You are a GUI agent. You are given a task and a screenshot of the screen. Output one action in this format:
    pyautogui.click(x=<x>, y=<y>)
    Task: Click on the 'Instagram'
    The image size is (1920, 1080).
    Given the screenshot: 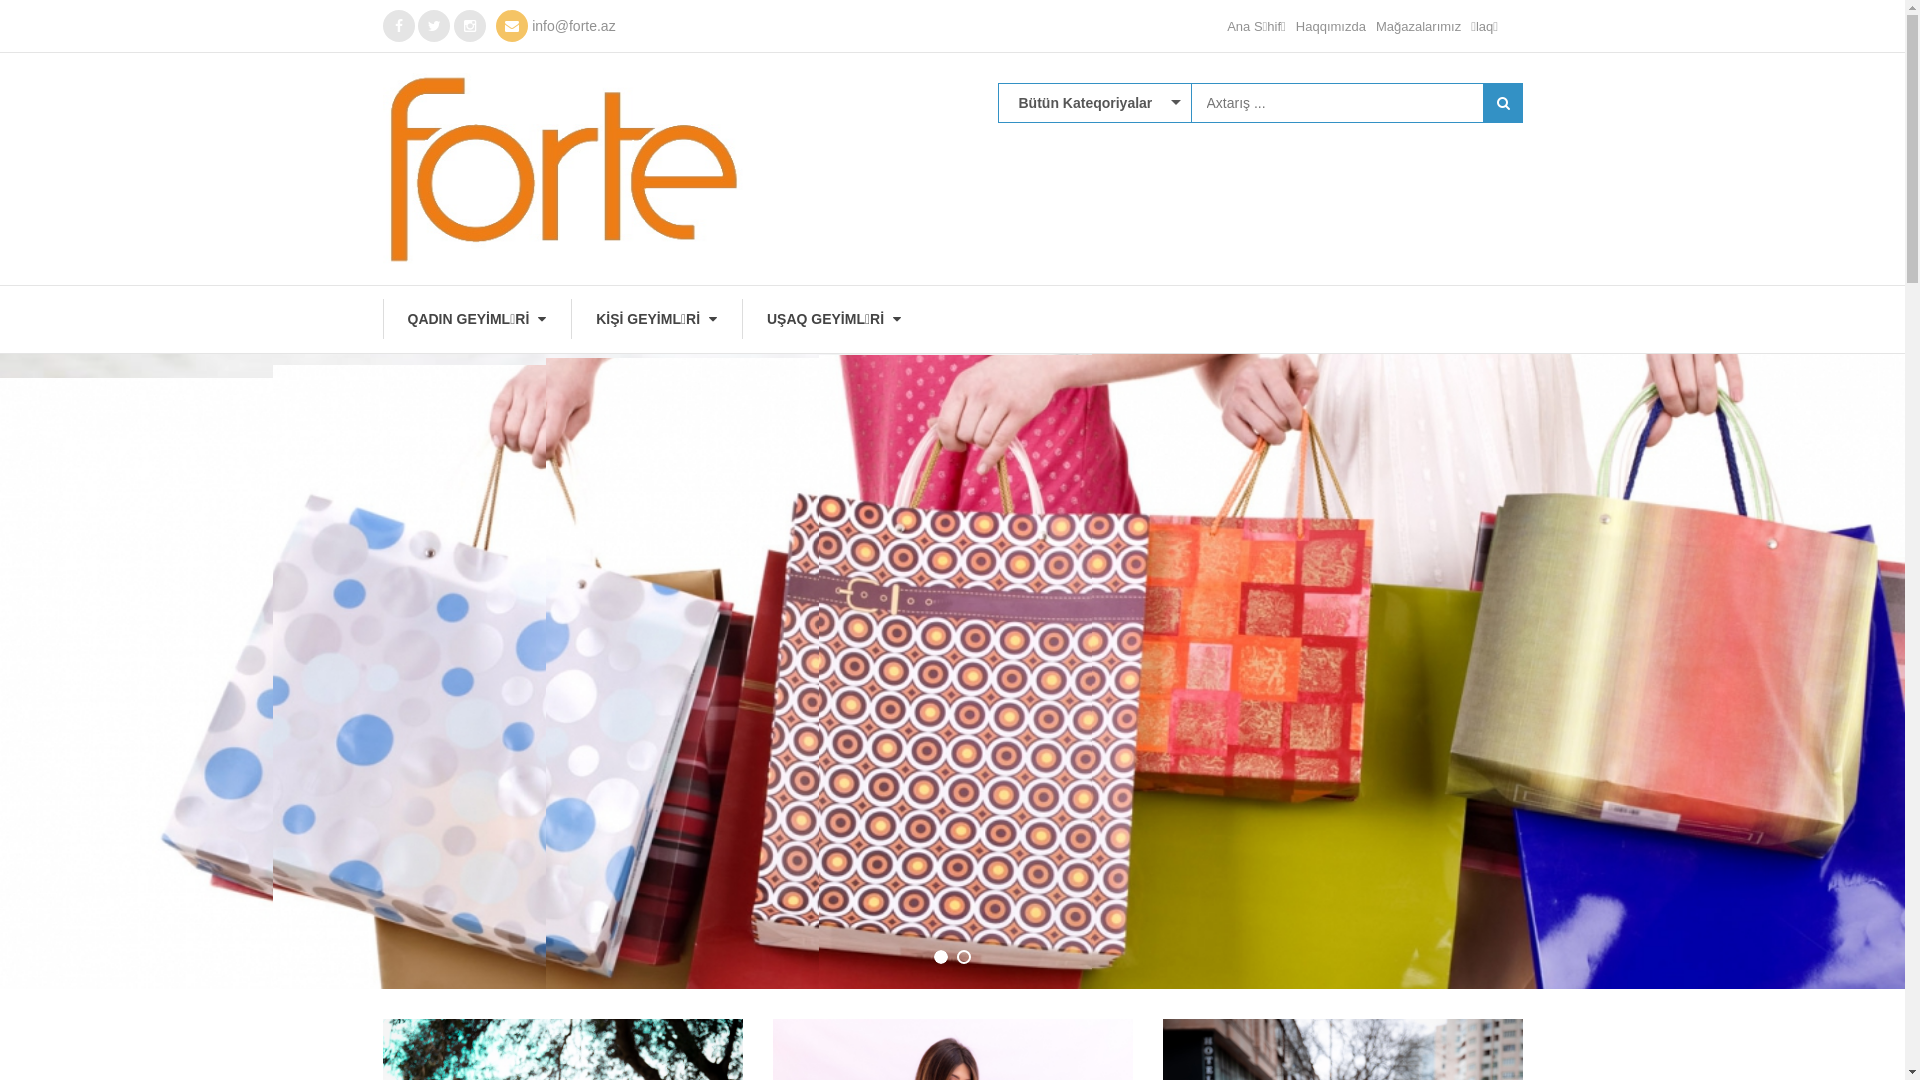 What is the action you would take?
    pyautogui.click(x=469, y=26)
    